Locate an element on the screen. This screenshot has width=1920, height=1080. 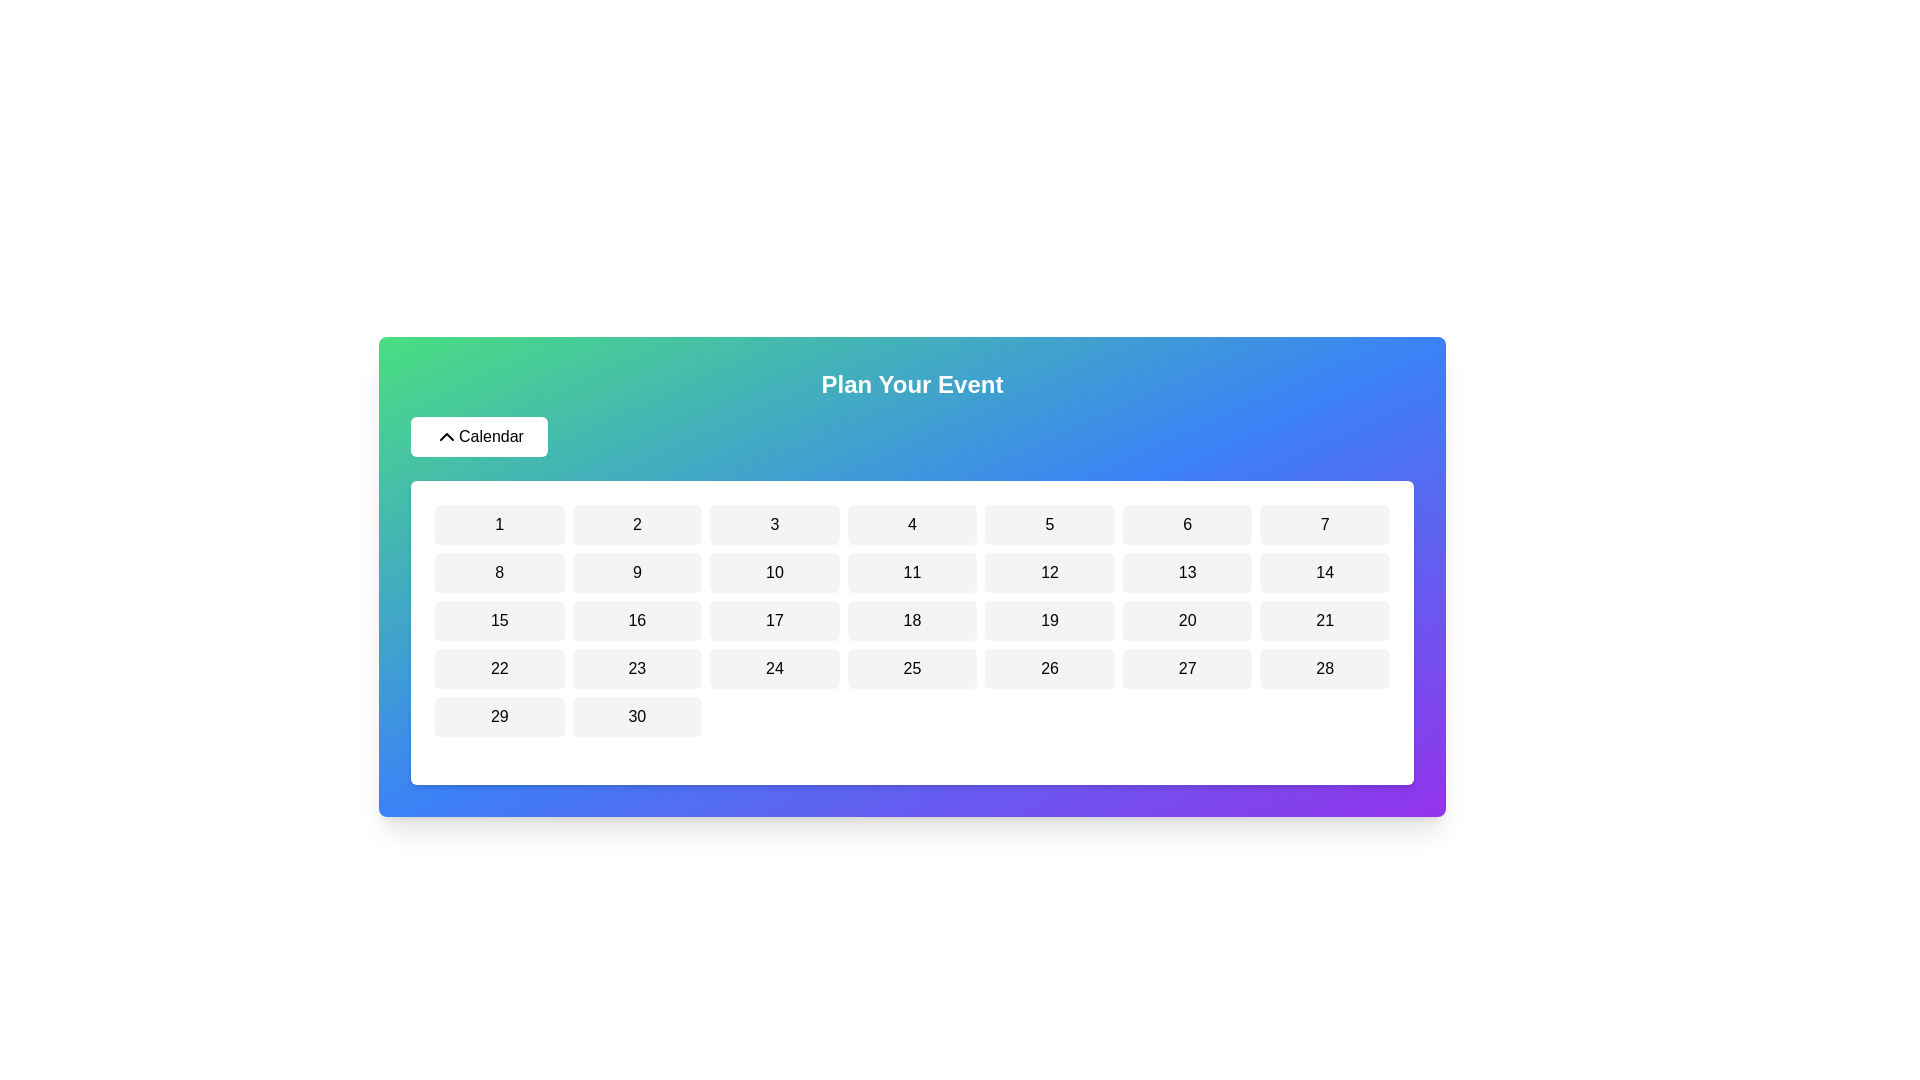
the button representing the number option in the grid layout, specifically located in the third row and fifth column is located at coordinates (1049, 620).